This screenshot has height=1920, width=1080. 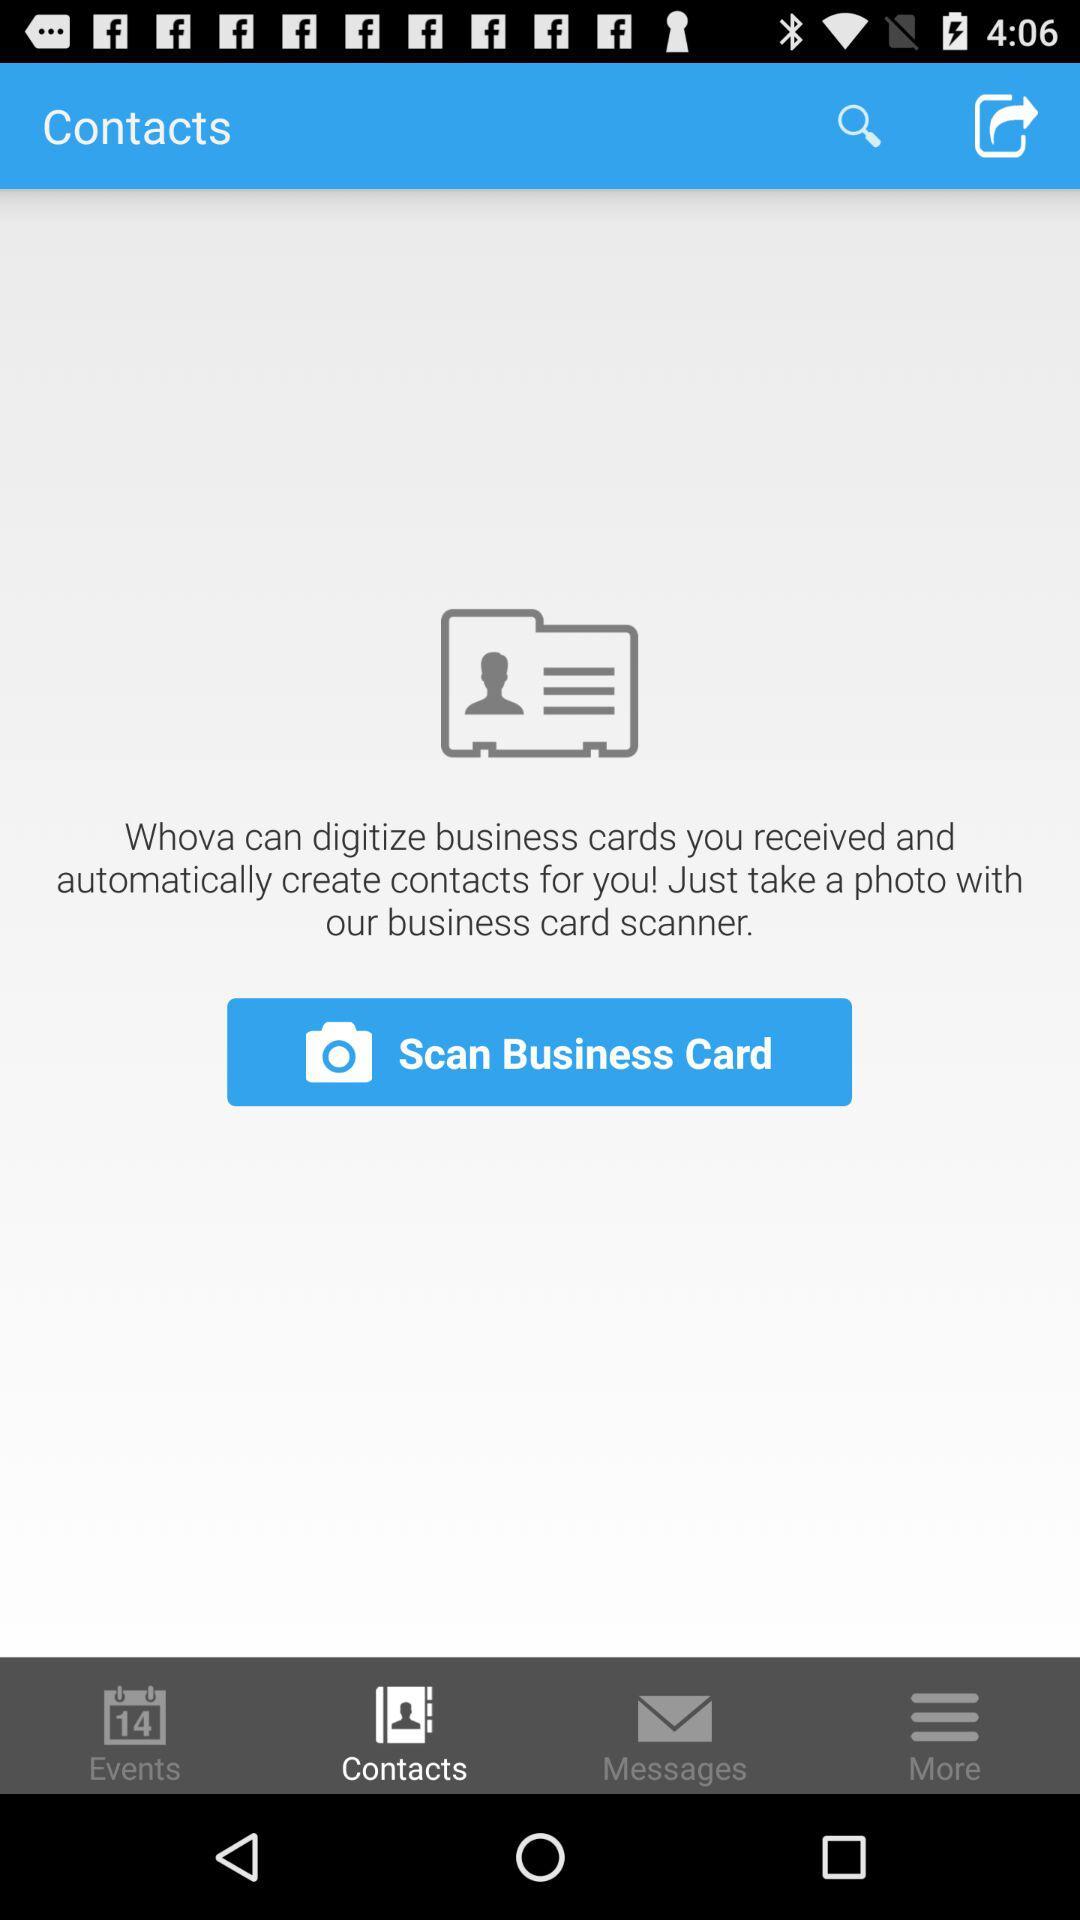 I want to click on item next to the contacts icon, so click(x=858, y=124).